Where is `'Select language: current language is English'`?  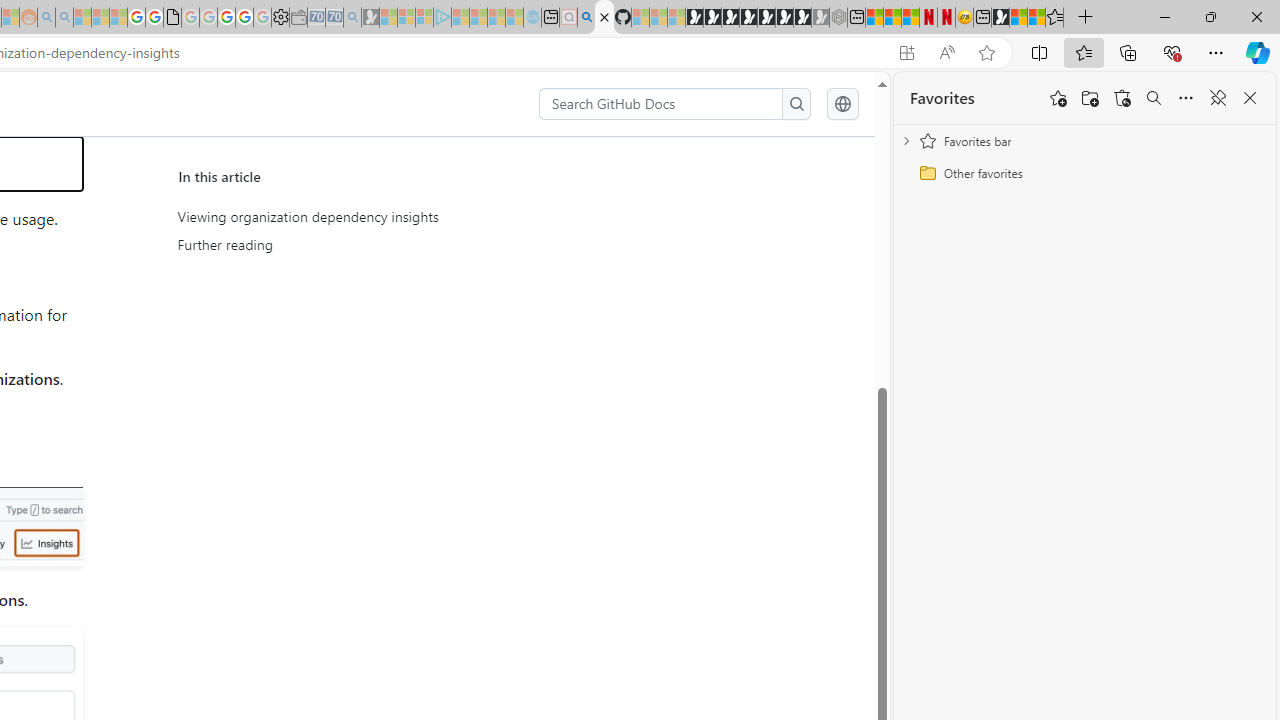 'Select language: current language is English' is located at coordinates (842, 104).